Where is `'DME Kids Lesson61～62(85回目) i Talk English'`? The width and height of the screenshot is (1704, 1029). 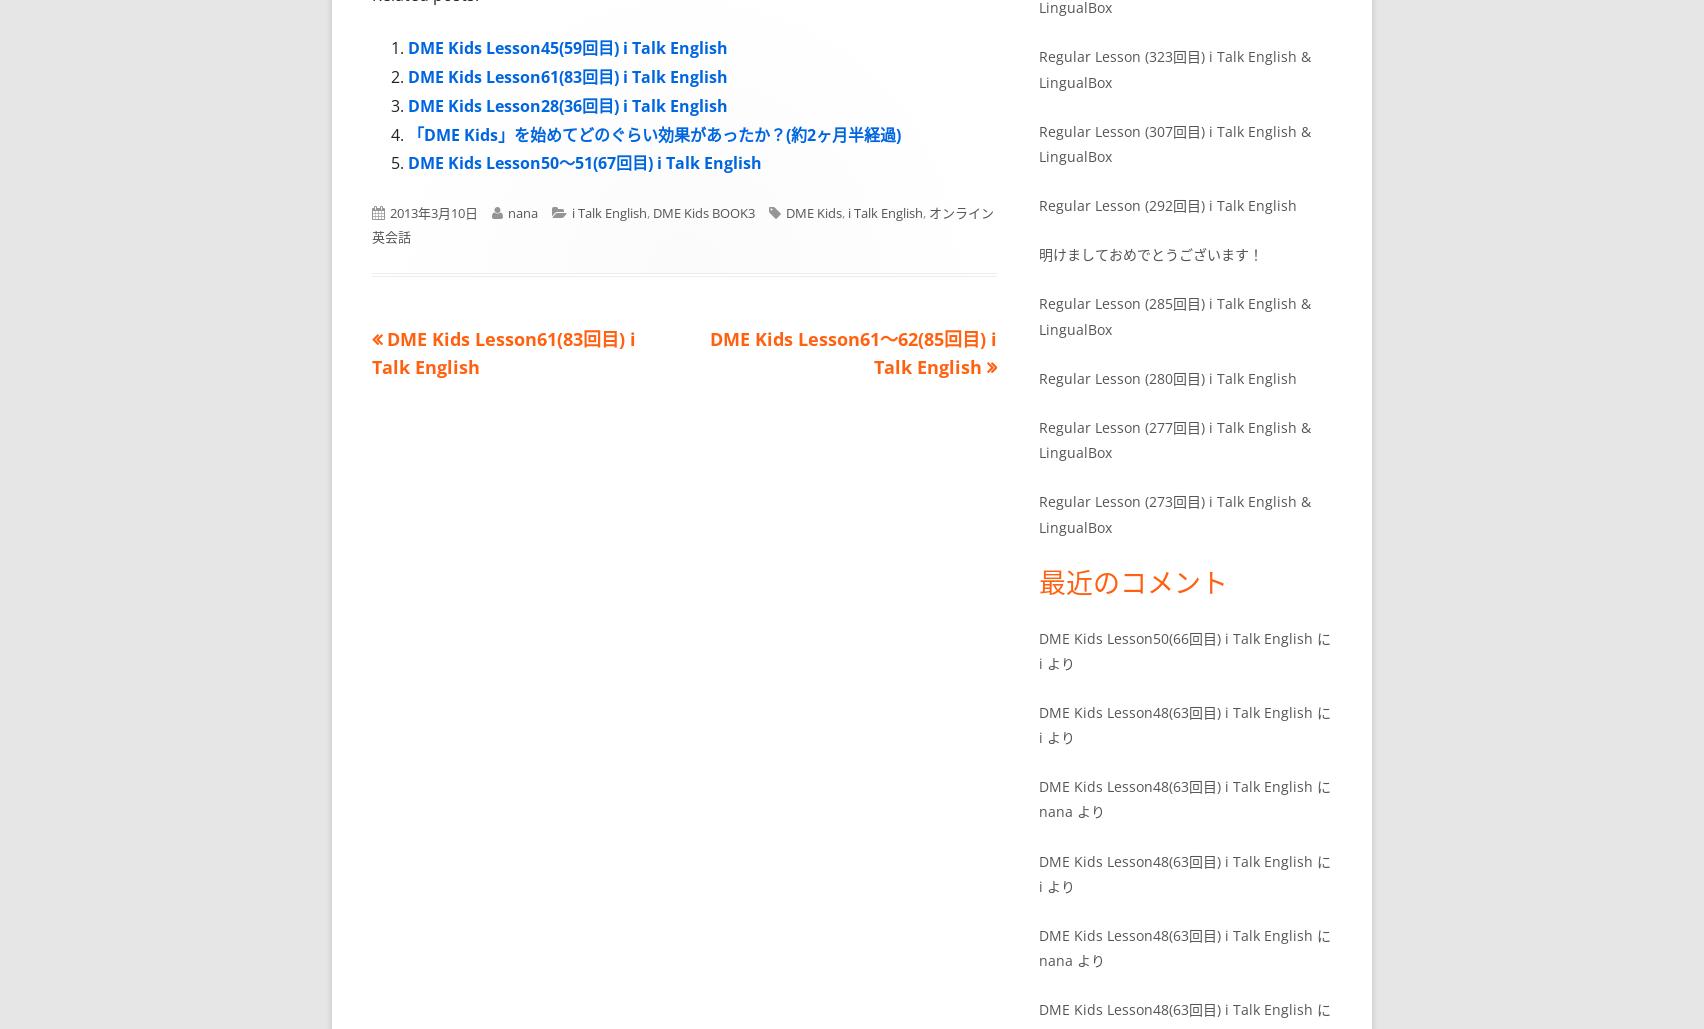
'DME Kids Lesson61～62(85回目) i Talk English' is located at coordinates (852, 352).